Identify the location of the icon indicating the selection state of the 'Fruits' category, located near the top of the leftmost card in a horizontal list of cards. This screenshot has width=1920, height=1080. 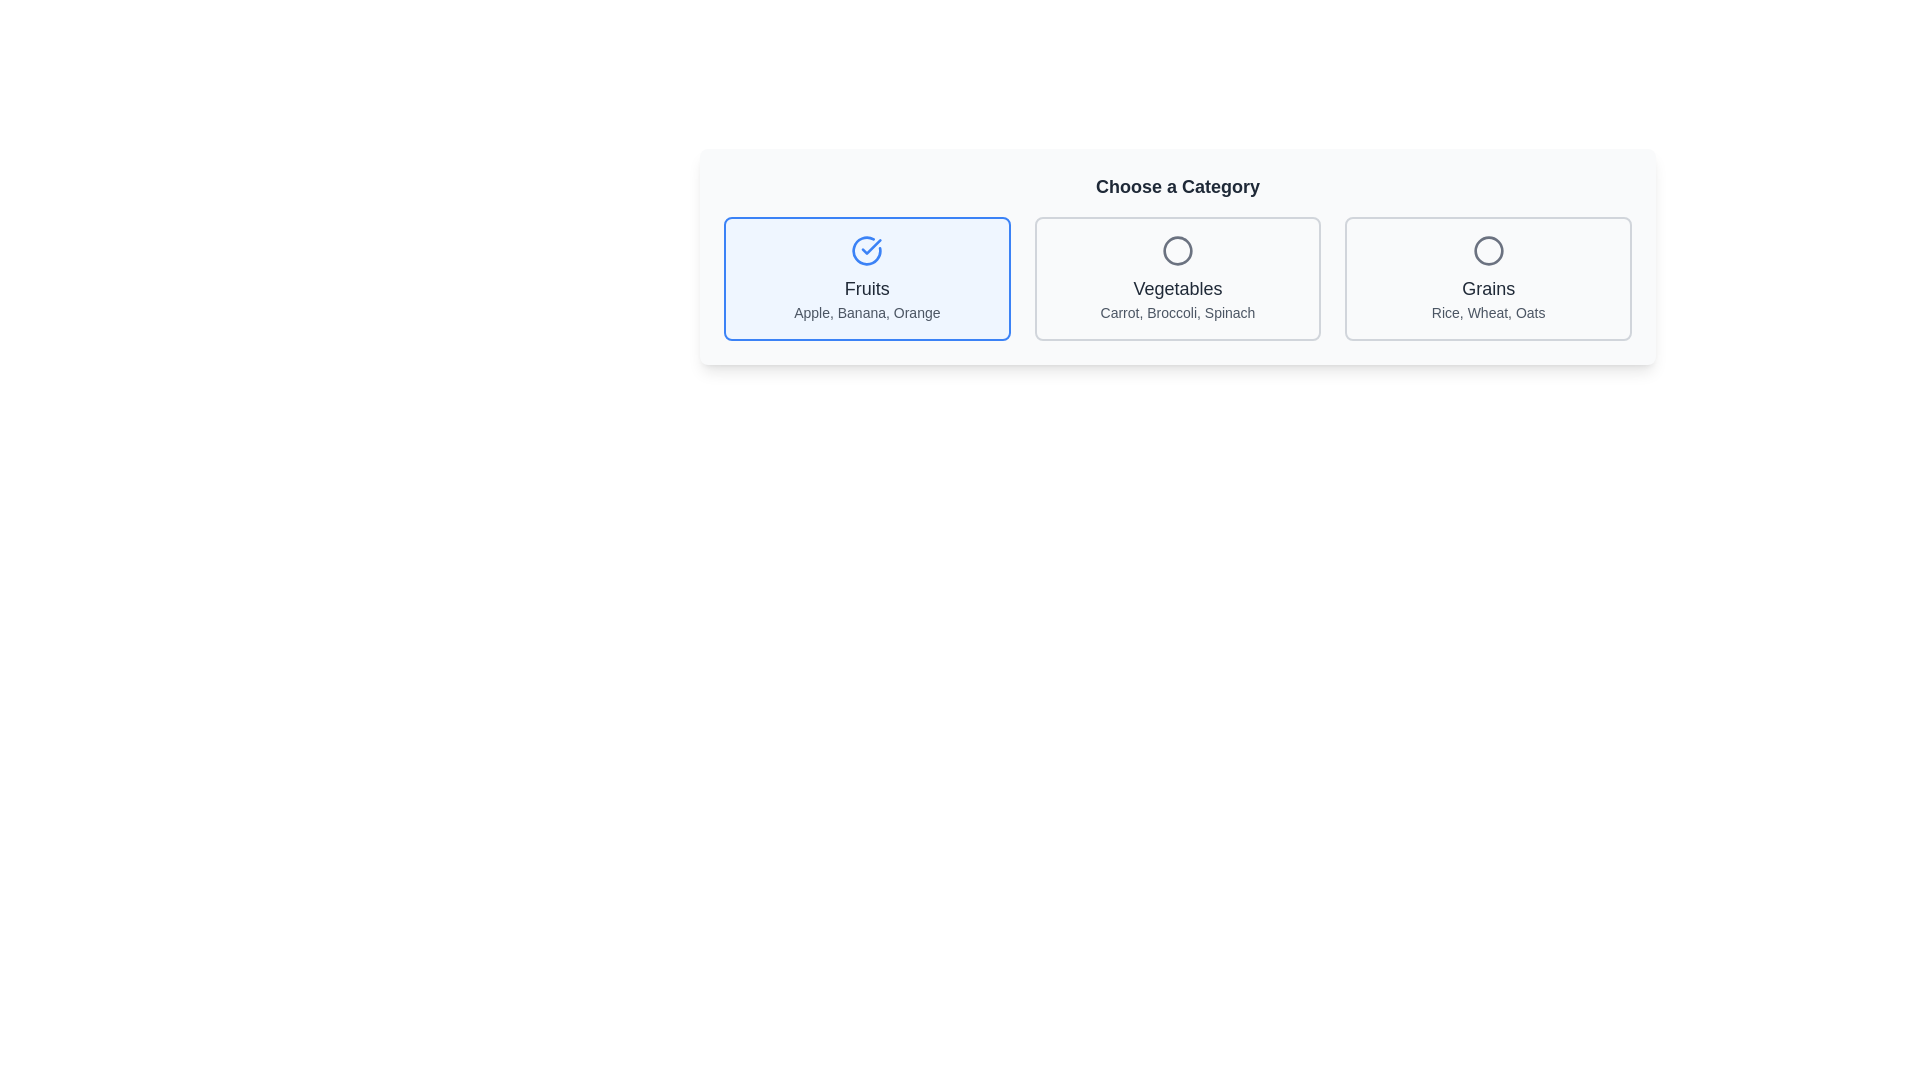
(867, 249).